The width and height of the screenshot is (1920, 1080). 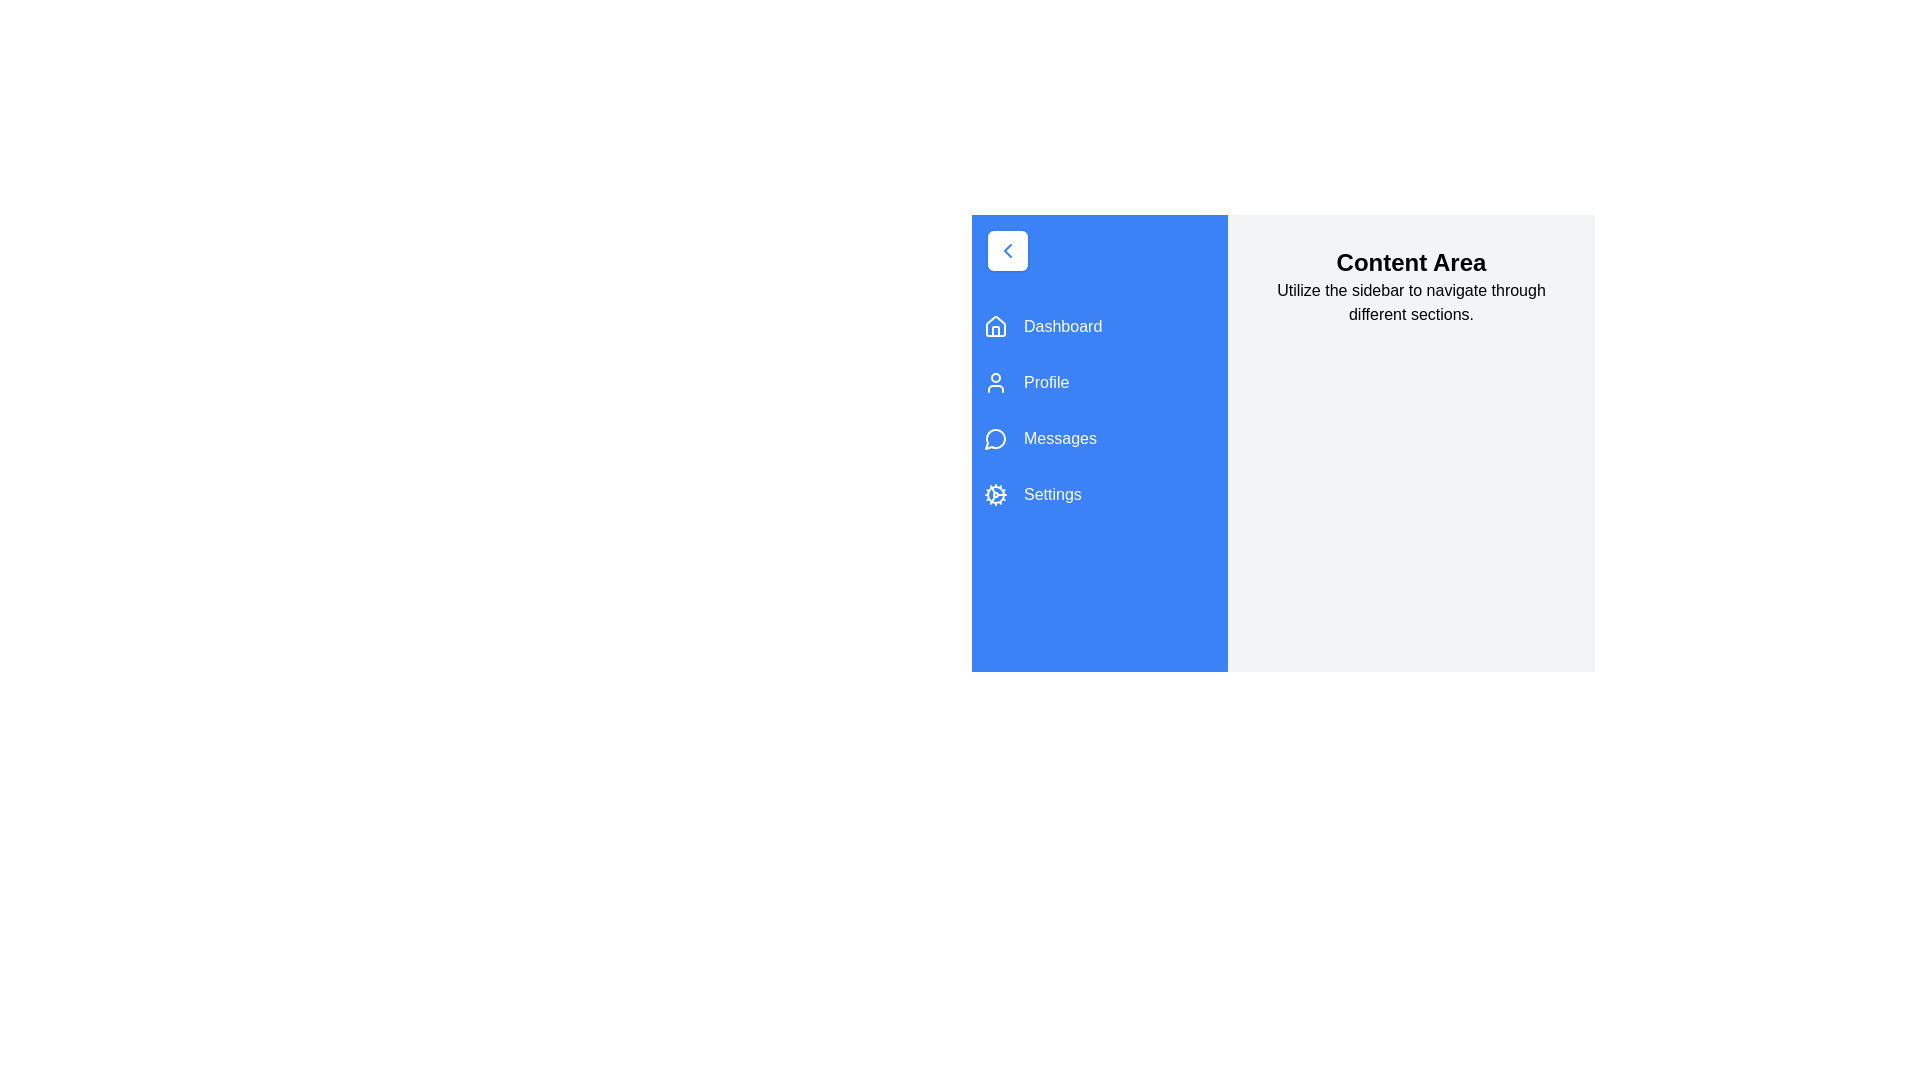 What do you see at coordinates (1098, 438) in the screenshot?
I see `the menu item Messages from the sidebar` at bounding box center [1098, 438].